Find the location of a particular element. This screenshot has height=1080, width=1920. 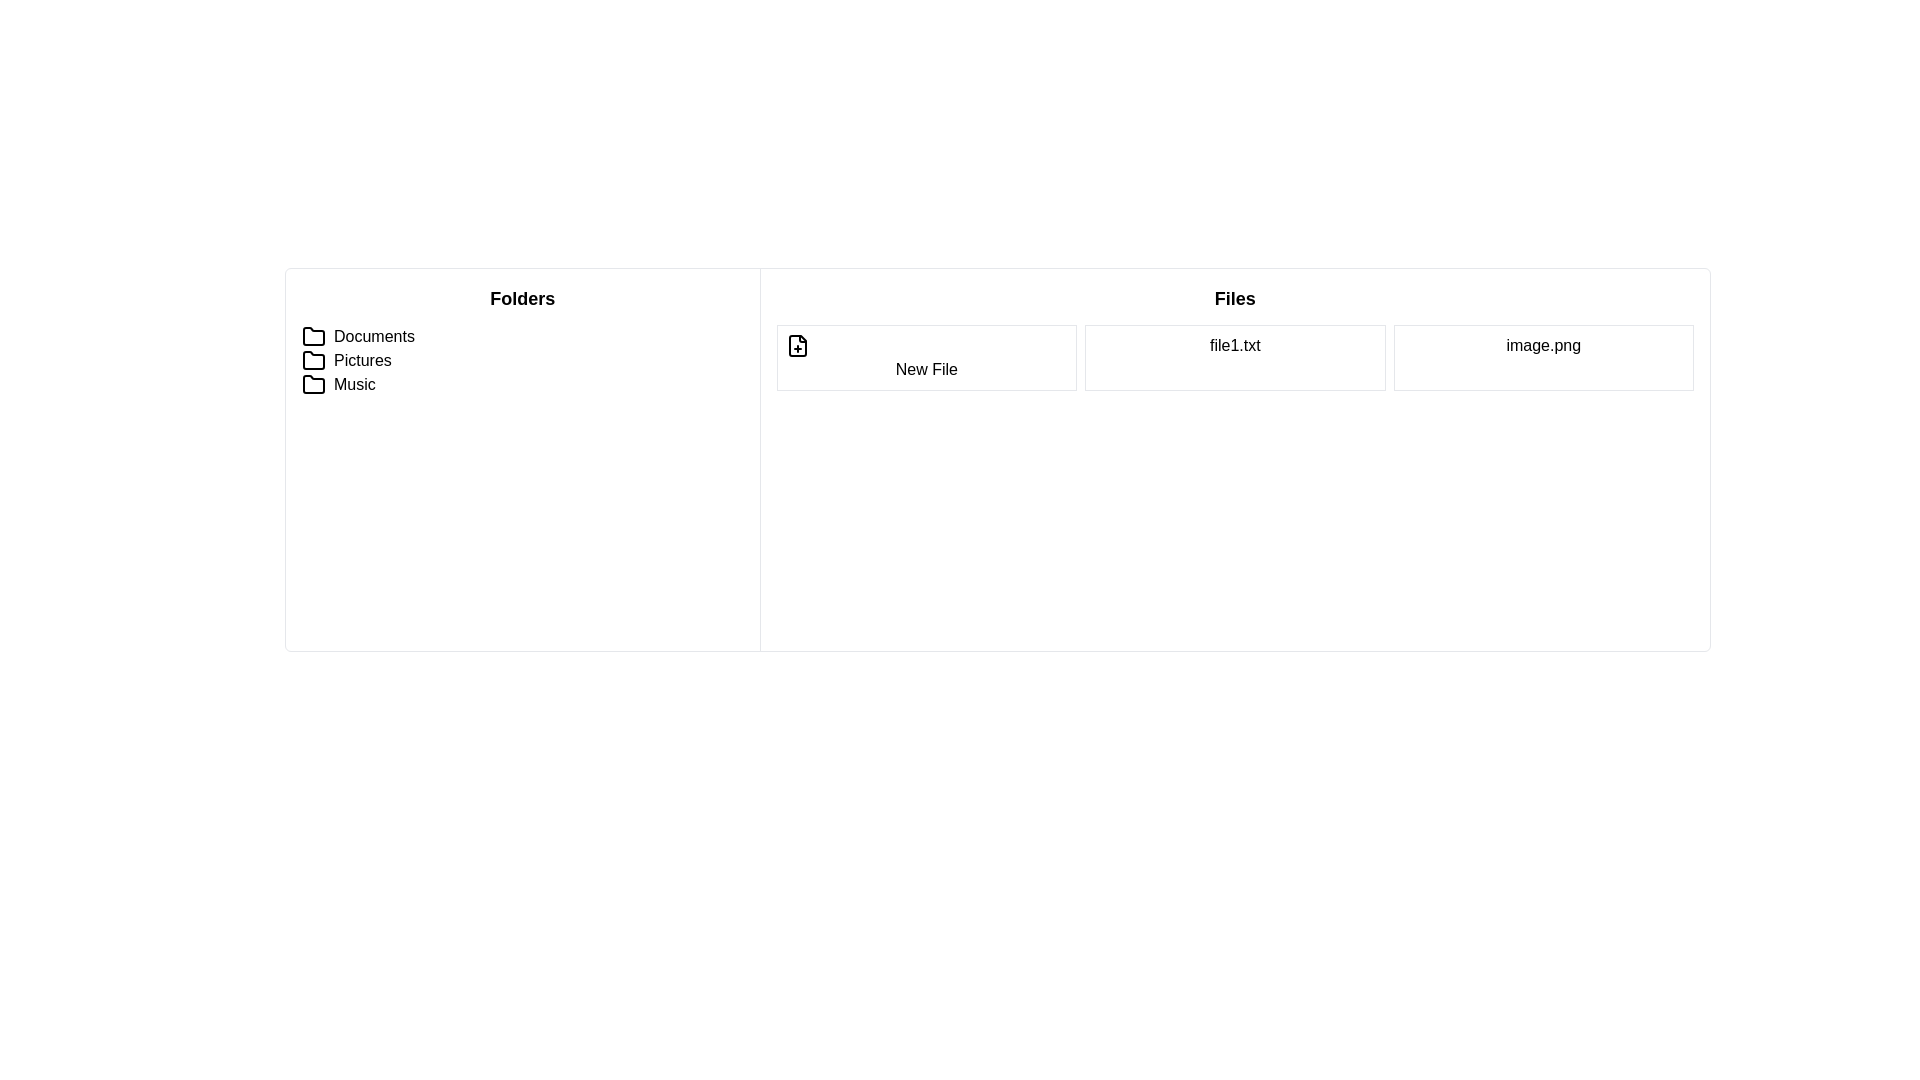

the 'Pictures' item in the list of folders is located at coordinates (522, 361).